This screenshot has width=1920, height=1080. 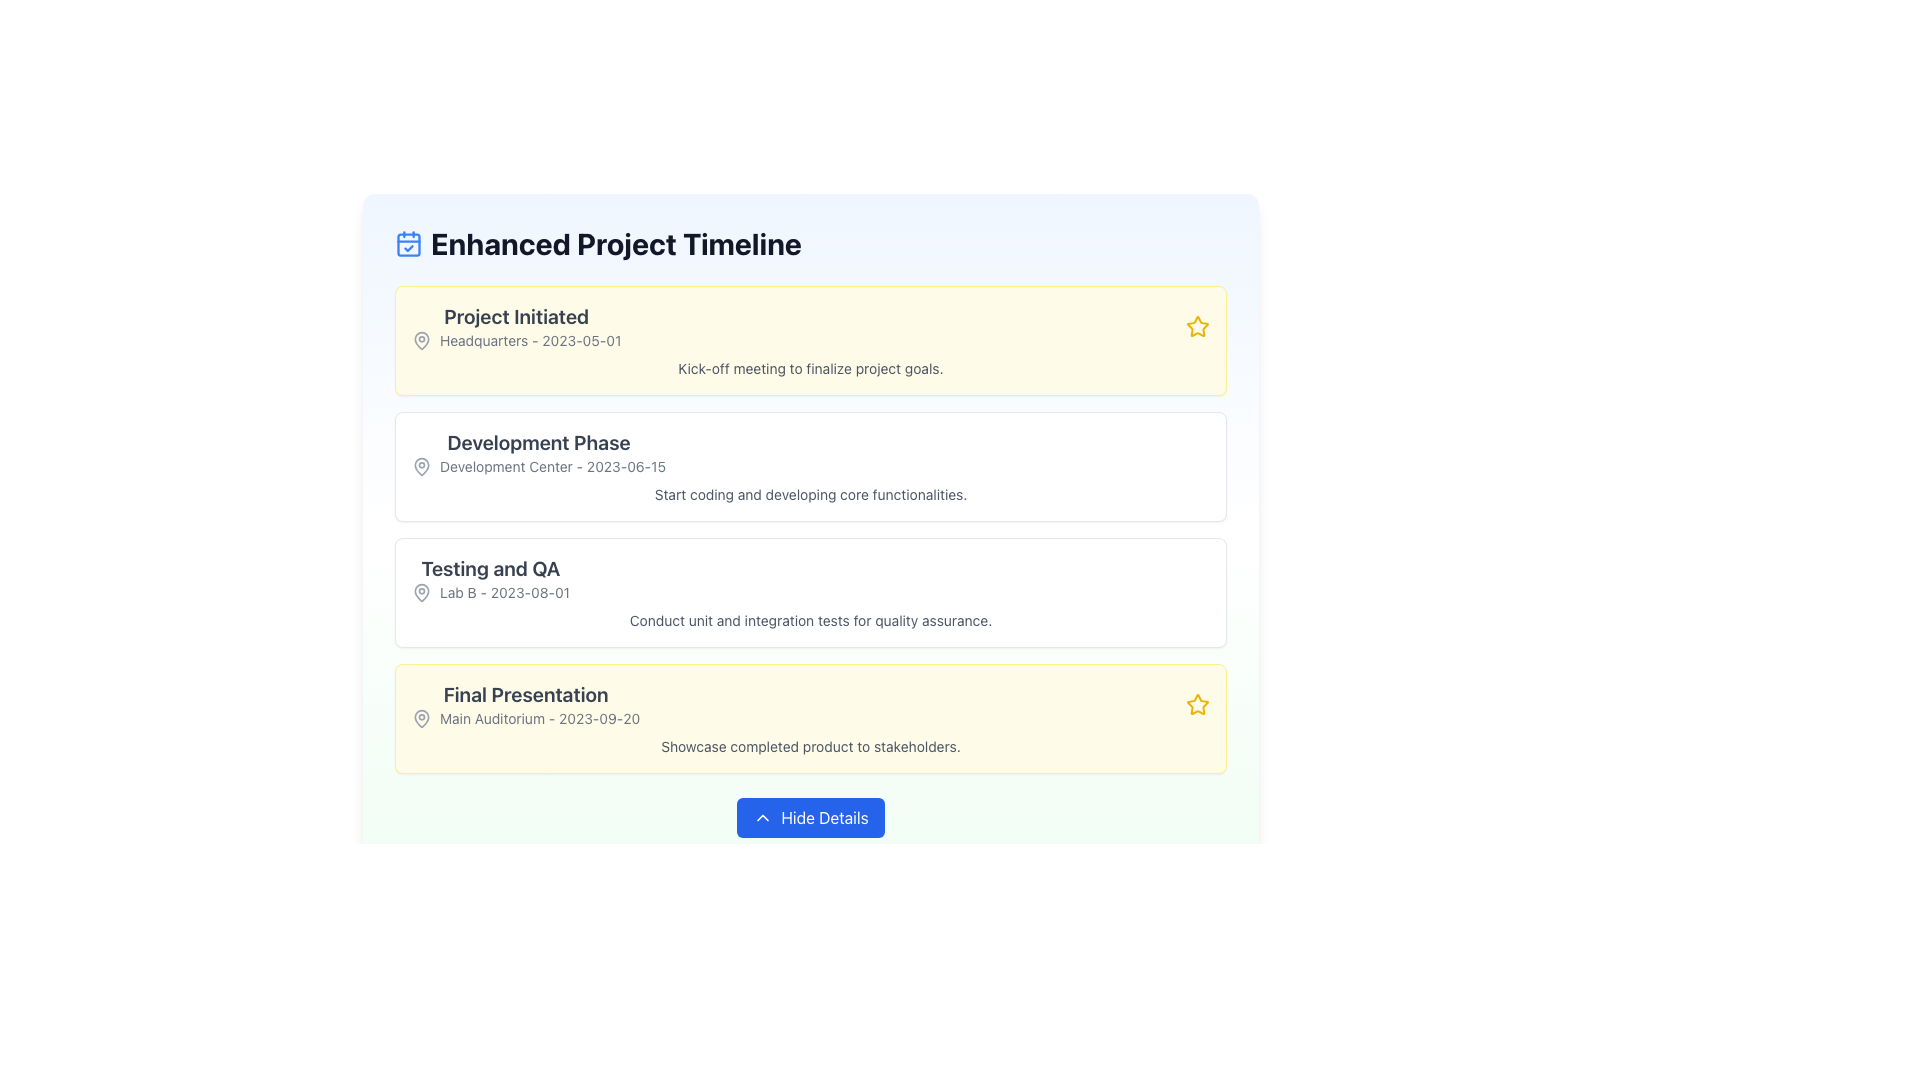 What do you see at coordinates (421, 466) in the screenshot?
I see `geographical pin drop icon located to the left of the text 'Development Center - 2023-06-15' in the 'Development Phase' entry for accessibility` at bounding box center [421, 466].